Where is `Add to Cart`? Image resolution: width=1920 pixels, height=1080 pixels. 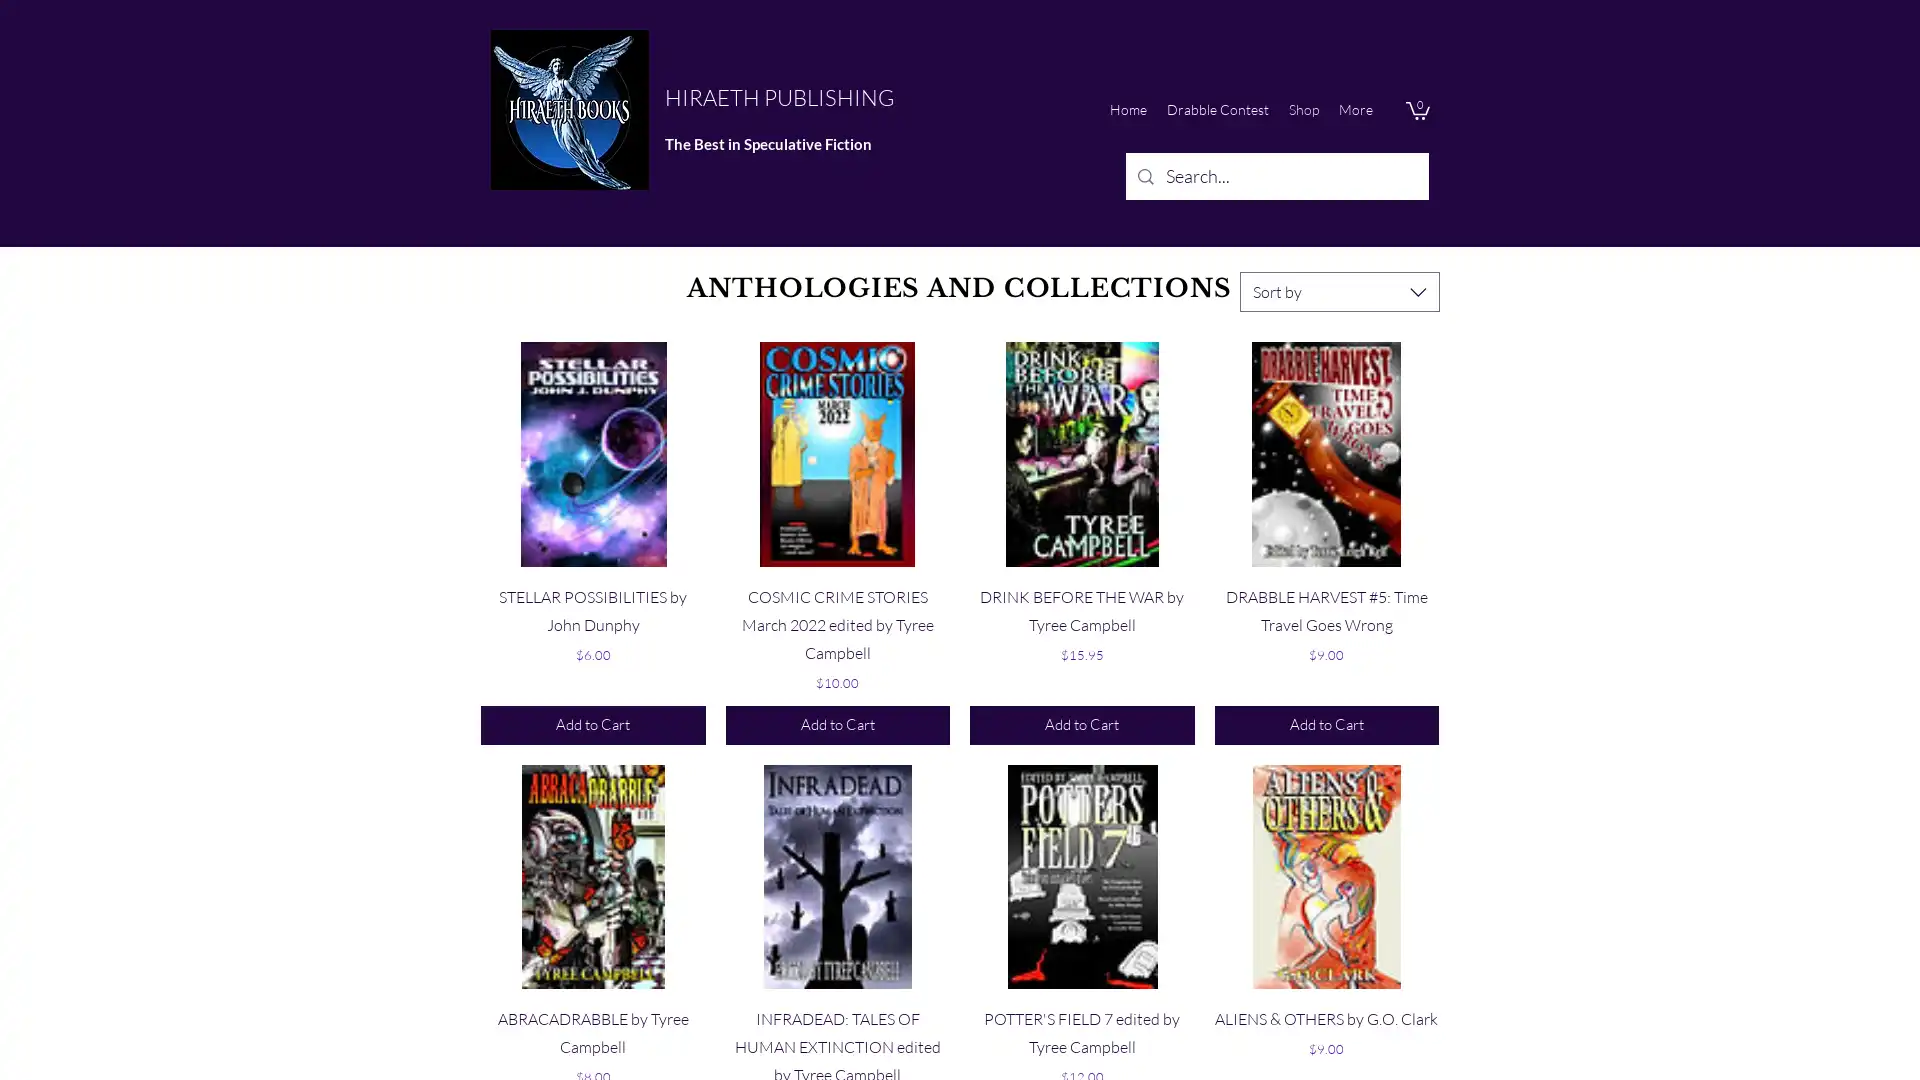
Add to Cart is located at coordinates (1080, 725).